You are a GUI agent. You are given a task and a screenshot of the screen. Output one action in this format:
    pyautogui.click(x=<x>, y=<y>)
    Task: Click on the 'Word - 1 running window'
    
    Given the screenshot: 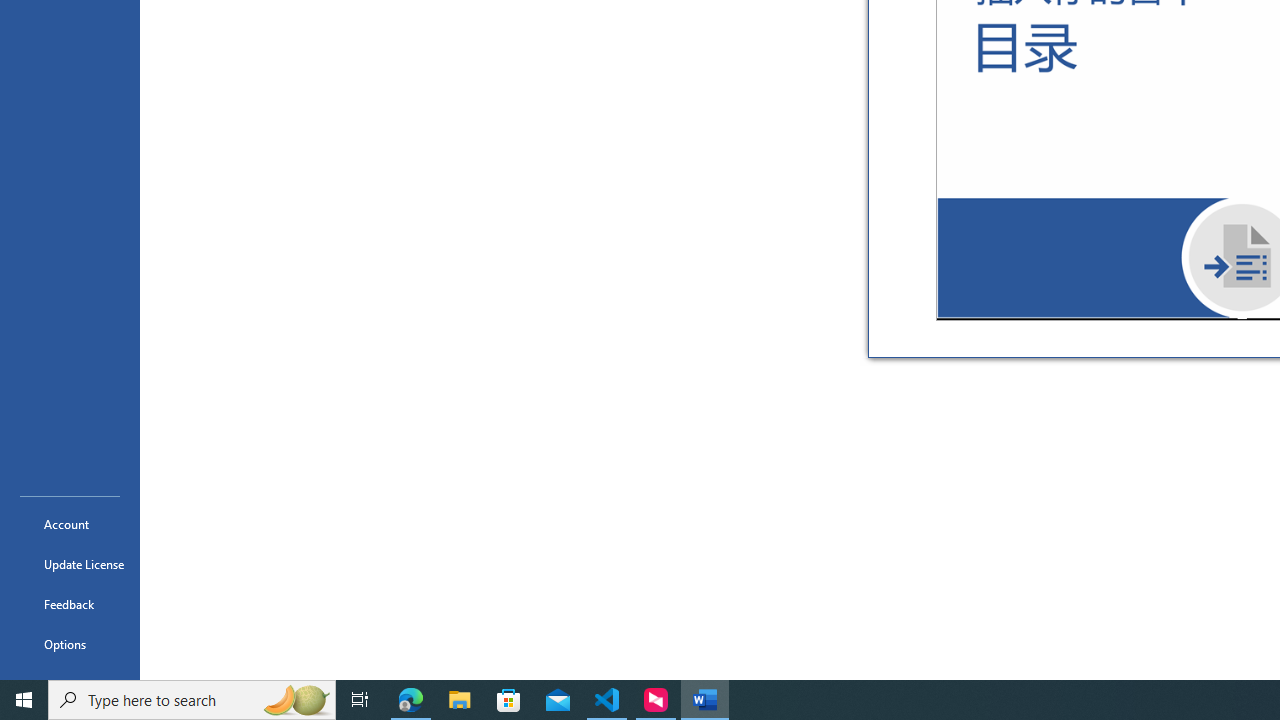 What is the action you would take?
    pyautogui.click(x=705, y=698)
    